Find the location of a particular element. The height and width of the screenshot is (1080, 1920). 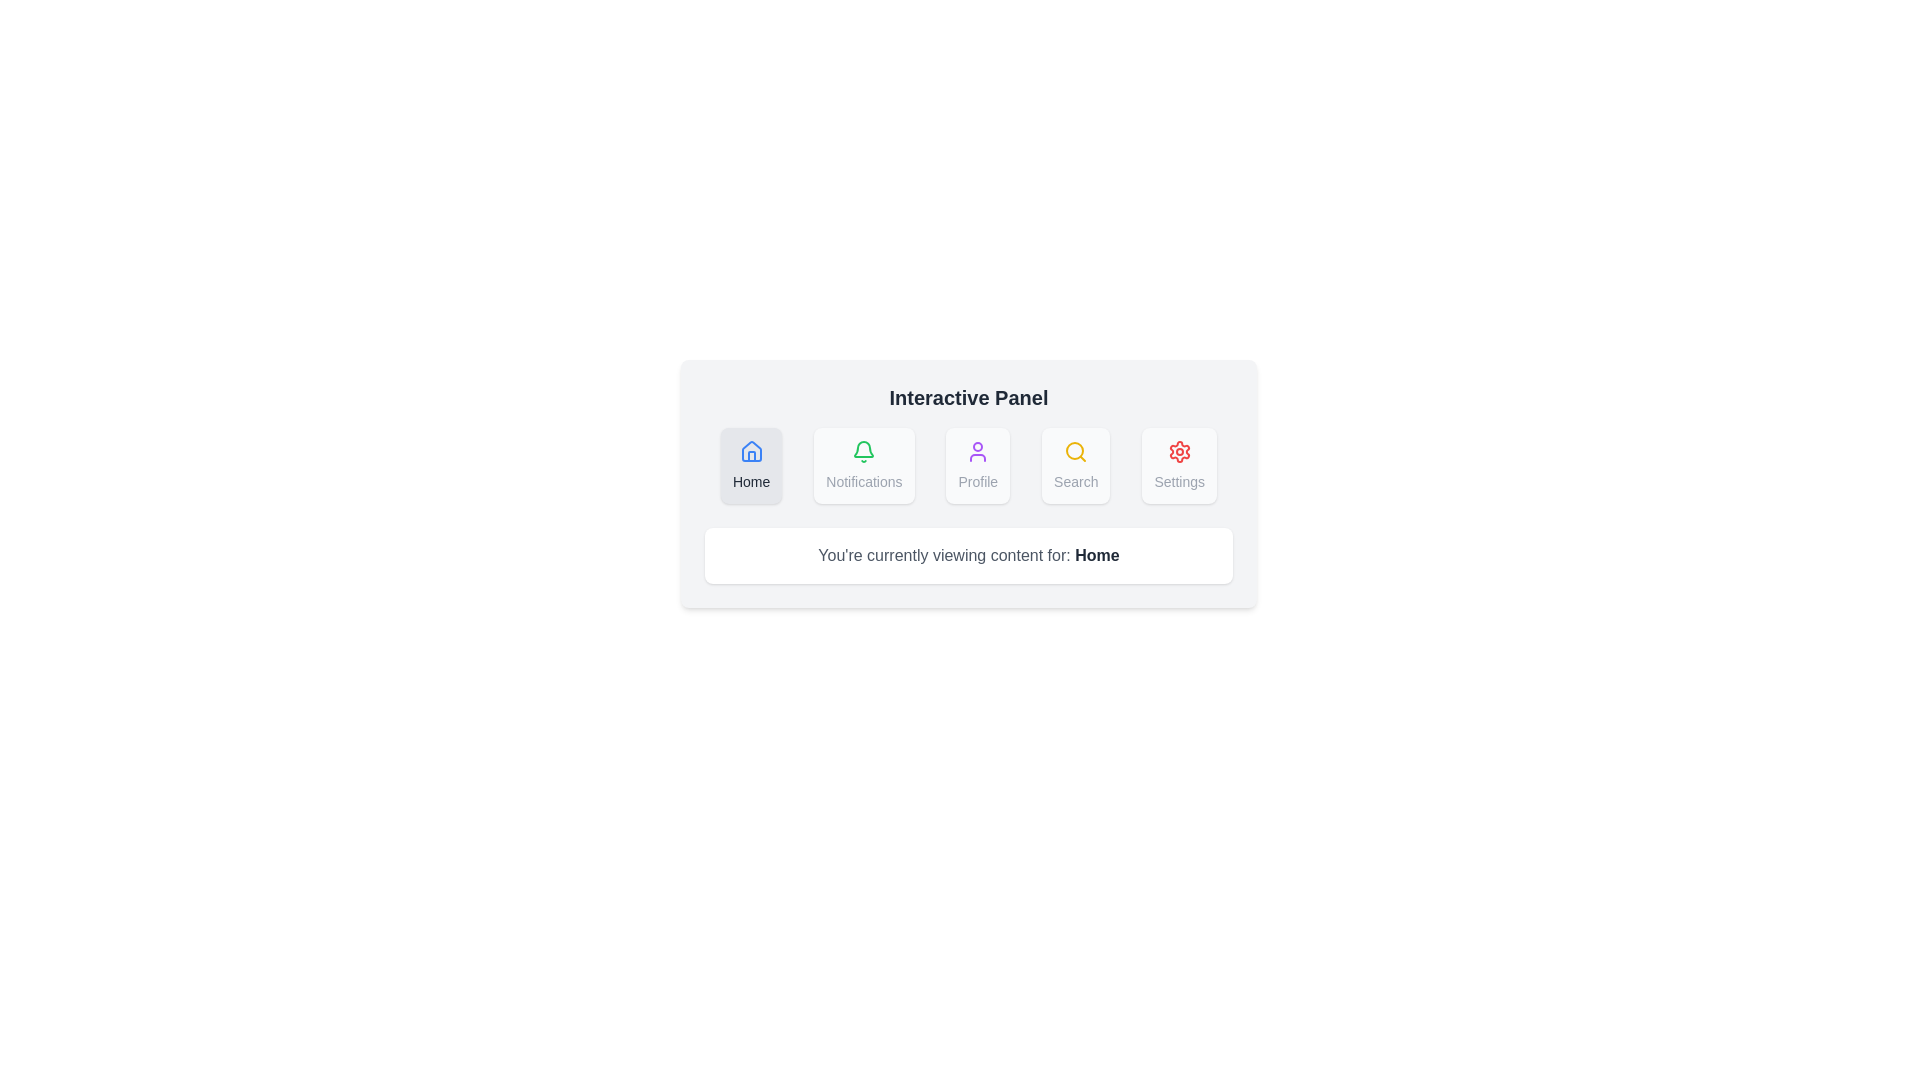

the 'Search' text label located at the center bottom of the button labeled 'Search', which is the fourth button from the left in a row of five buttons is located at coordinates (1075, 482).